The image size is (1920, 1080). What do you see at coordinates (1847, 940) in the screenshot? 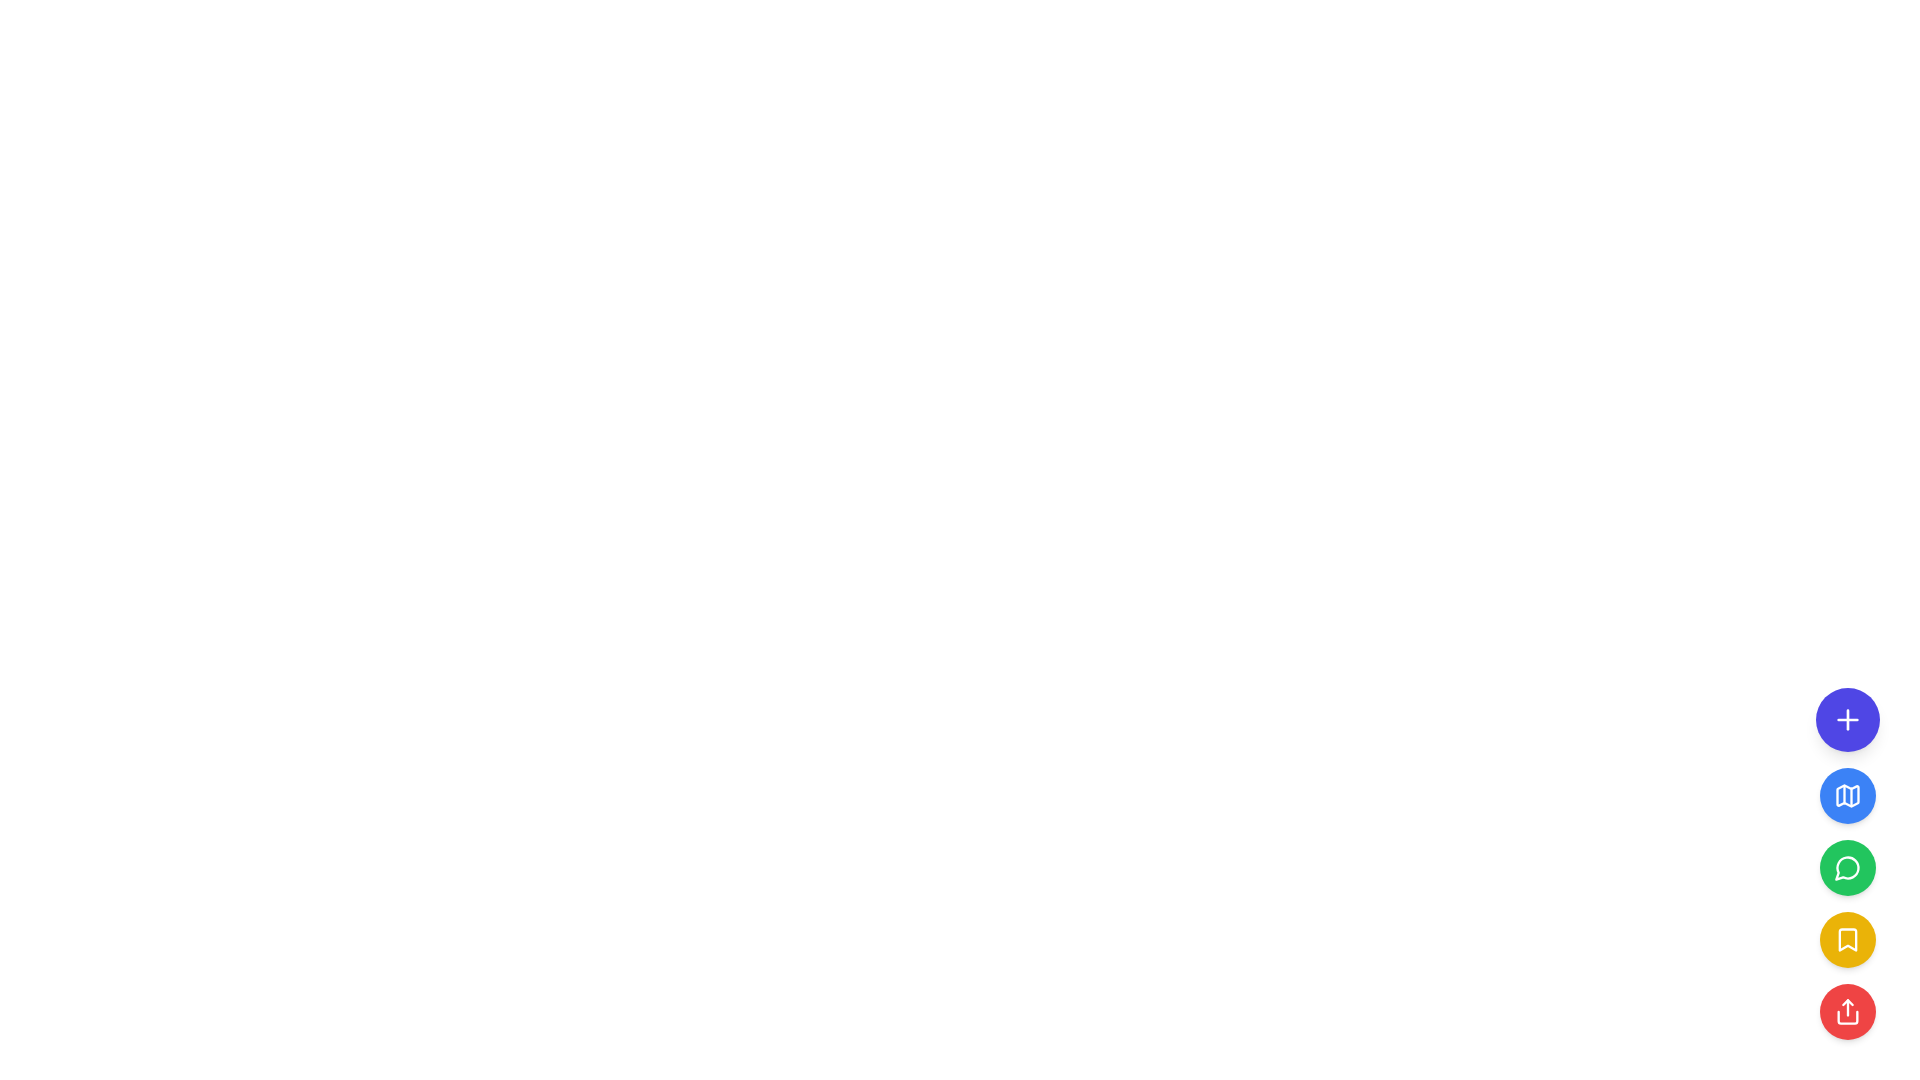
I see `the fourth circular button in the vertical stack on the right side of the interface` at bounding box center [1847, 940].